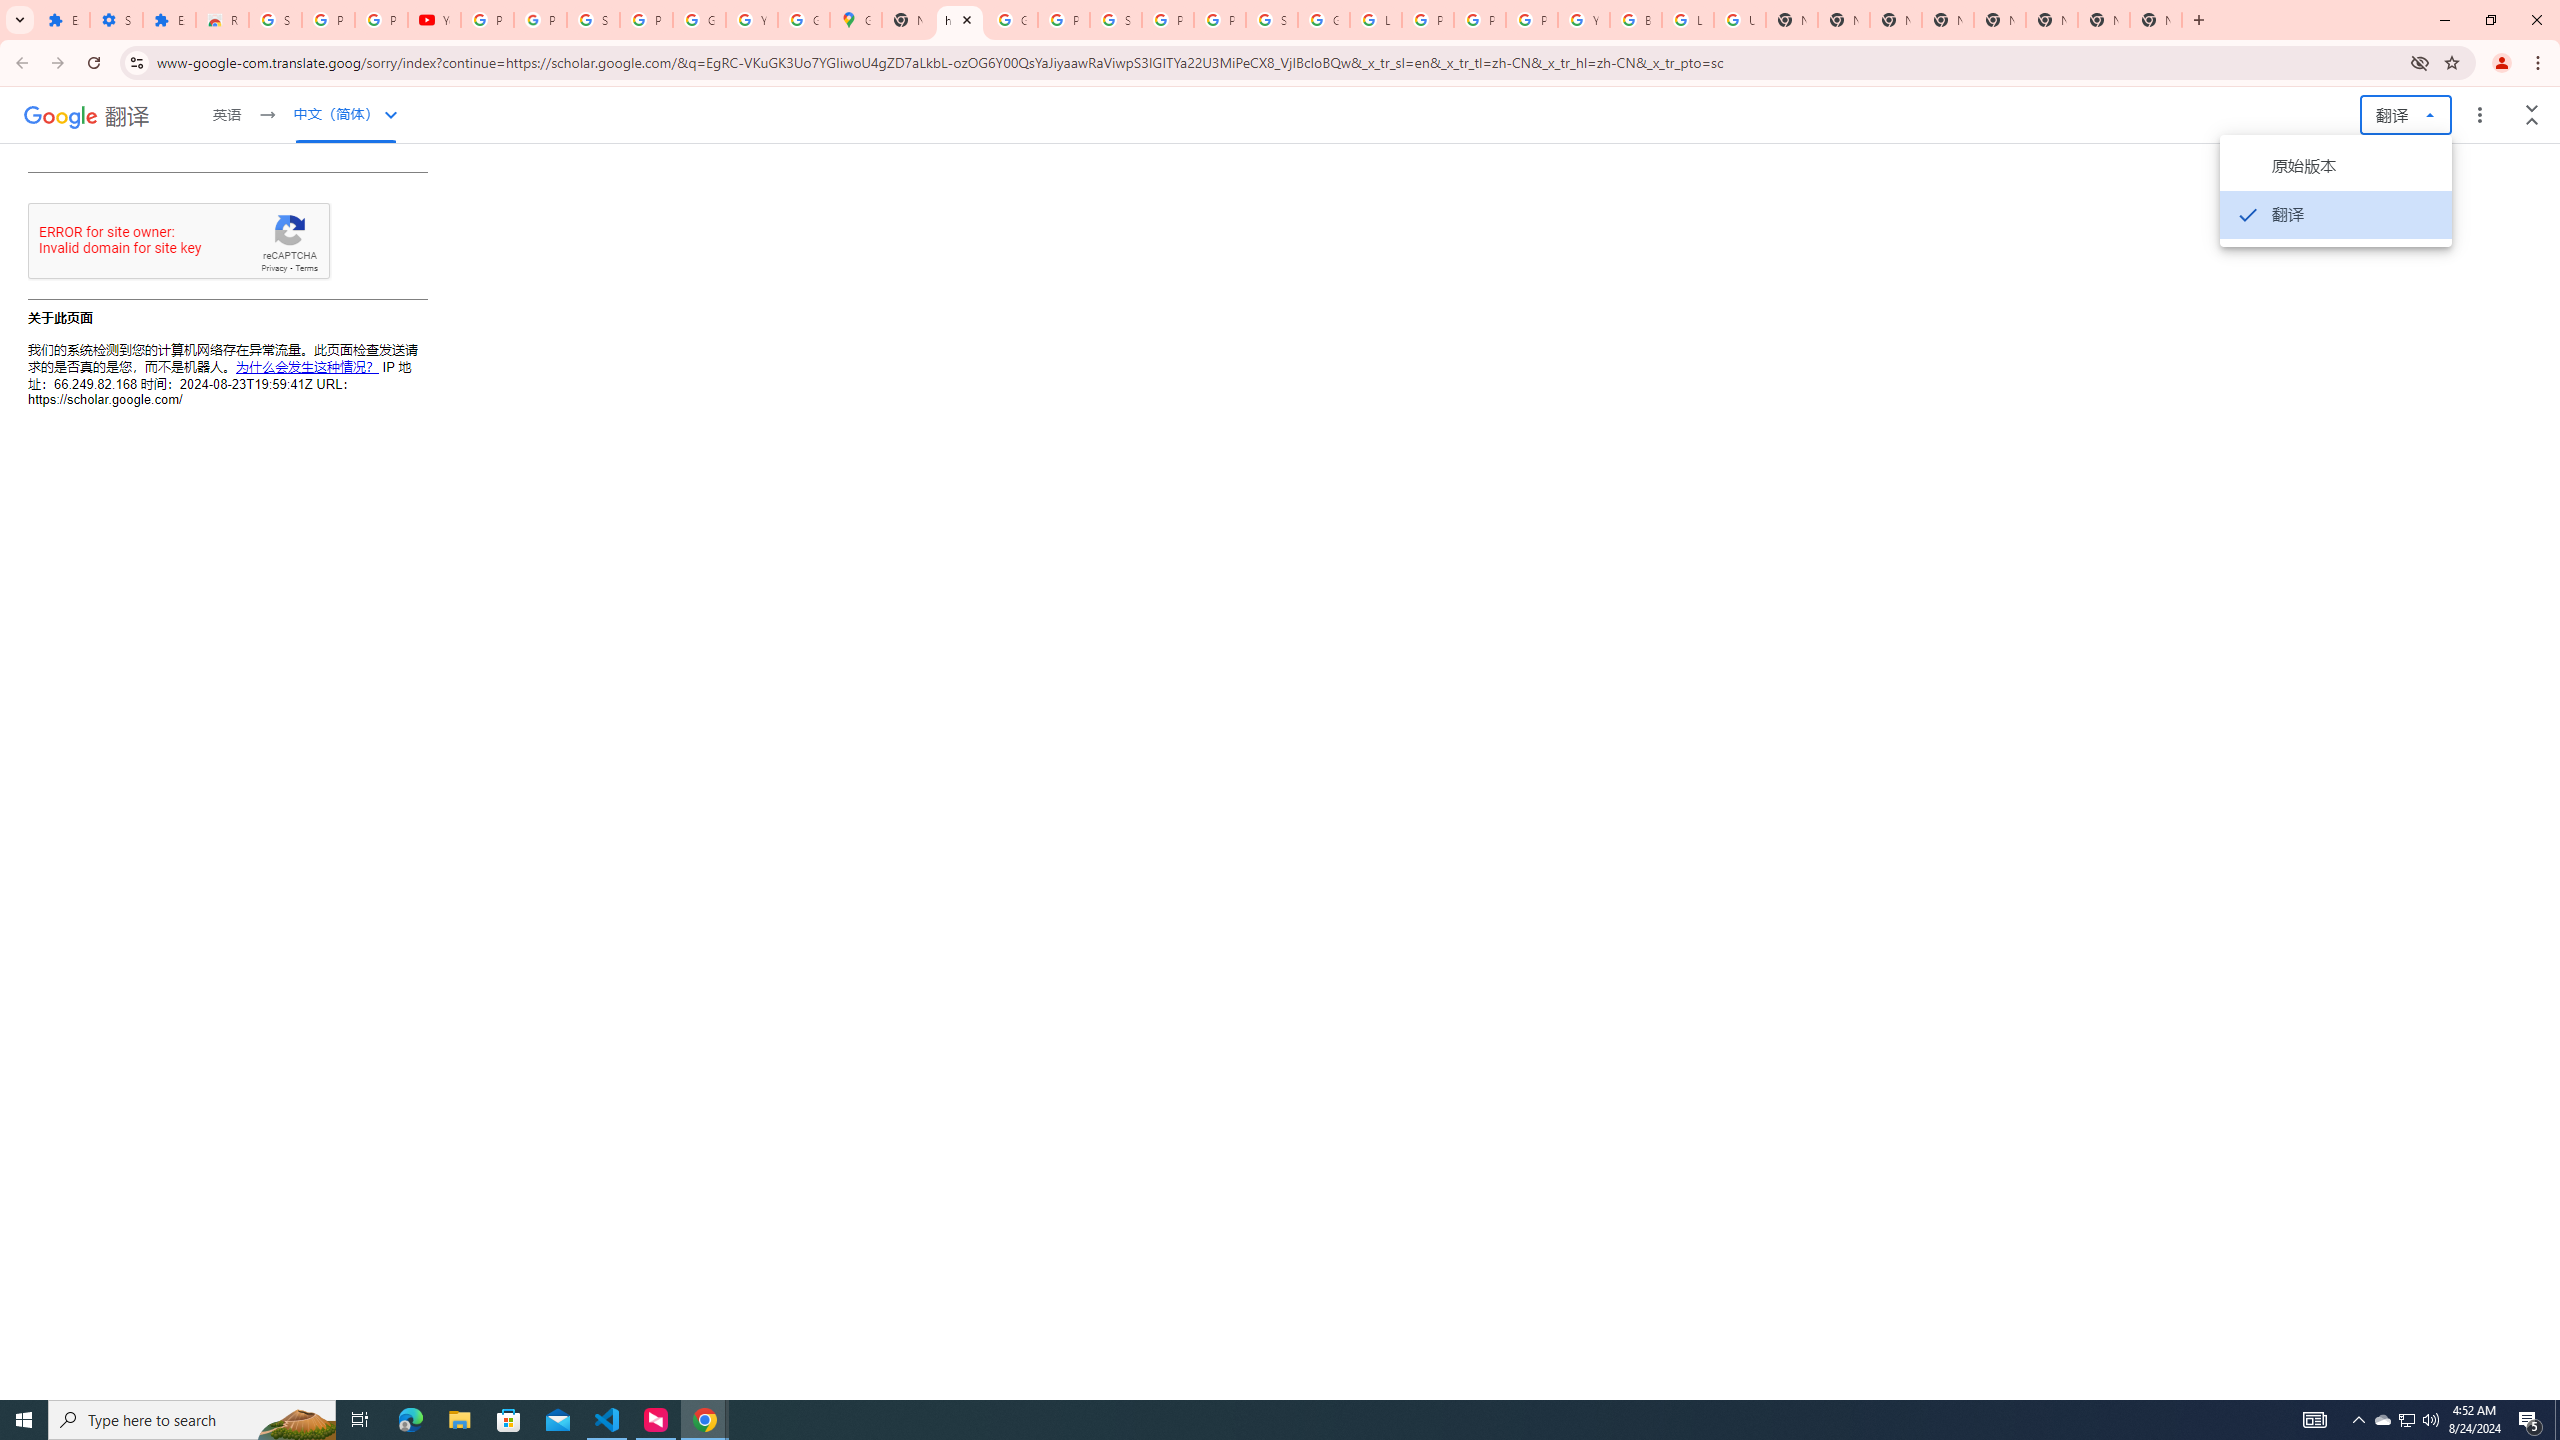 The image size is (2560, 1440). What do you see at coordinates (64, 19) in the screenshot?
I see `'Extensions'` at bounding box center [64, 19].